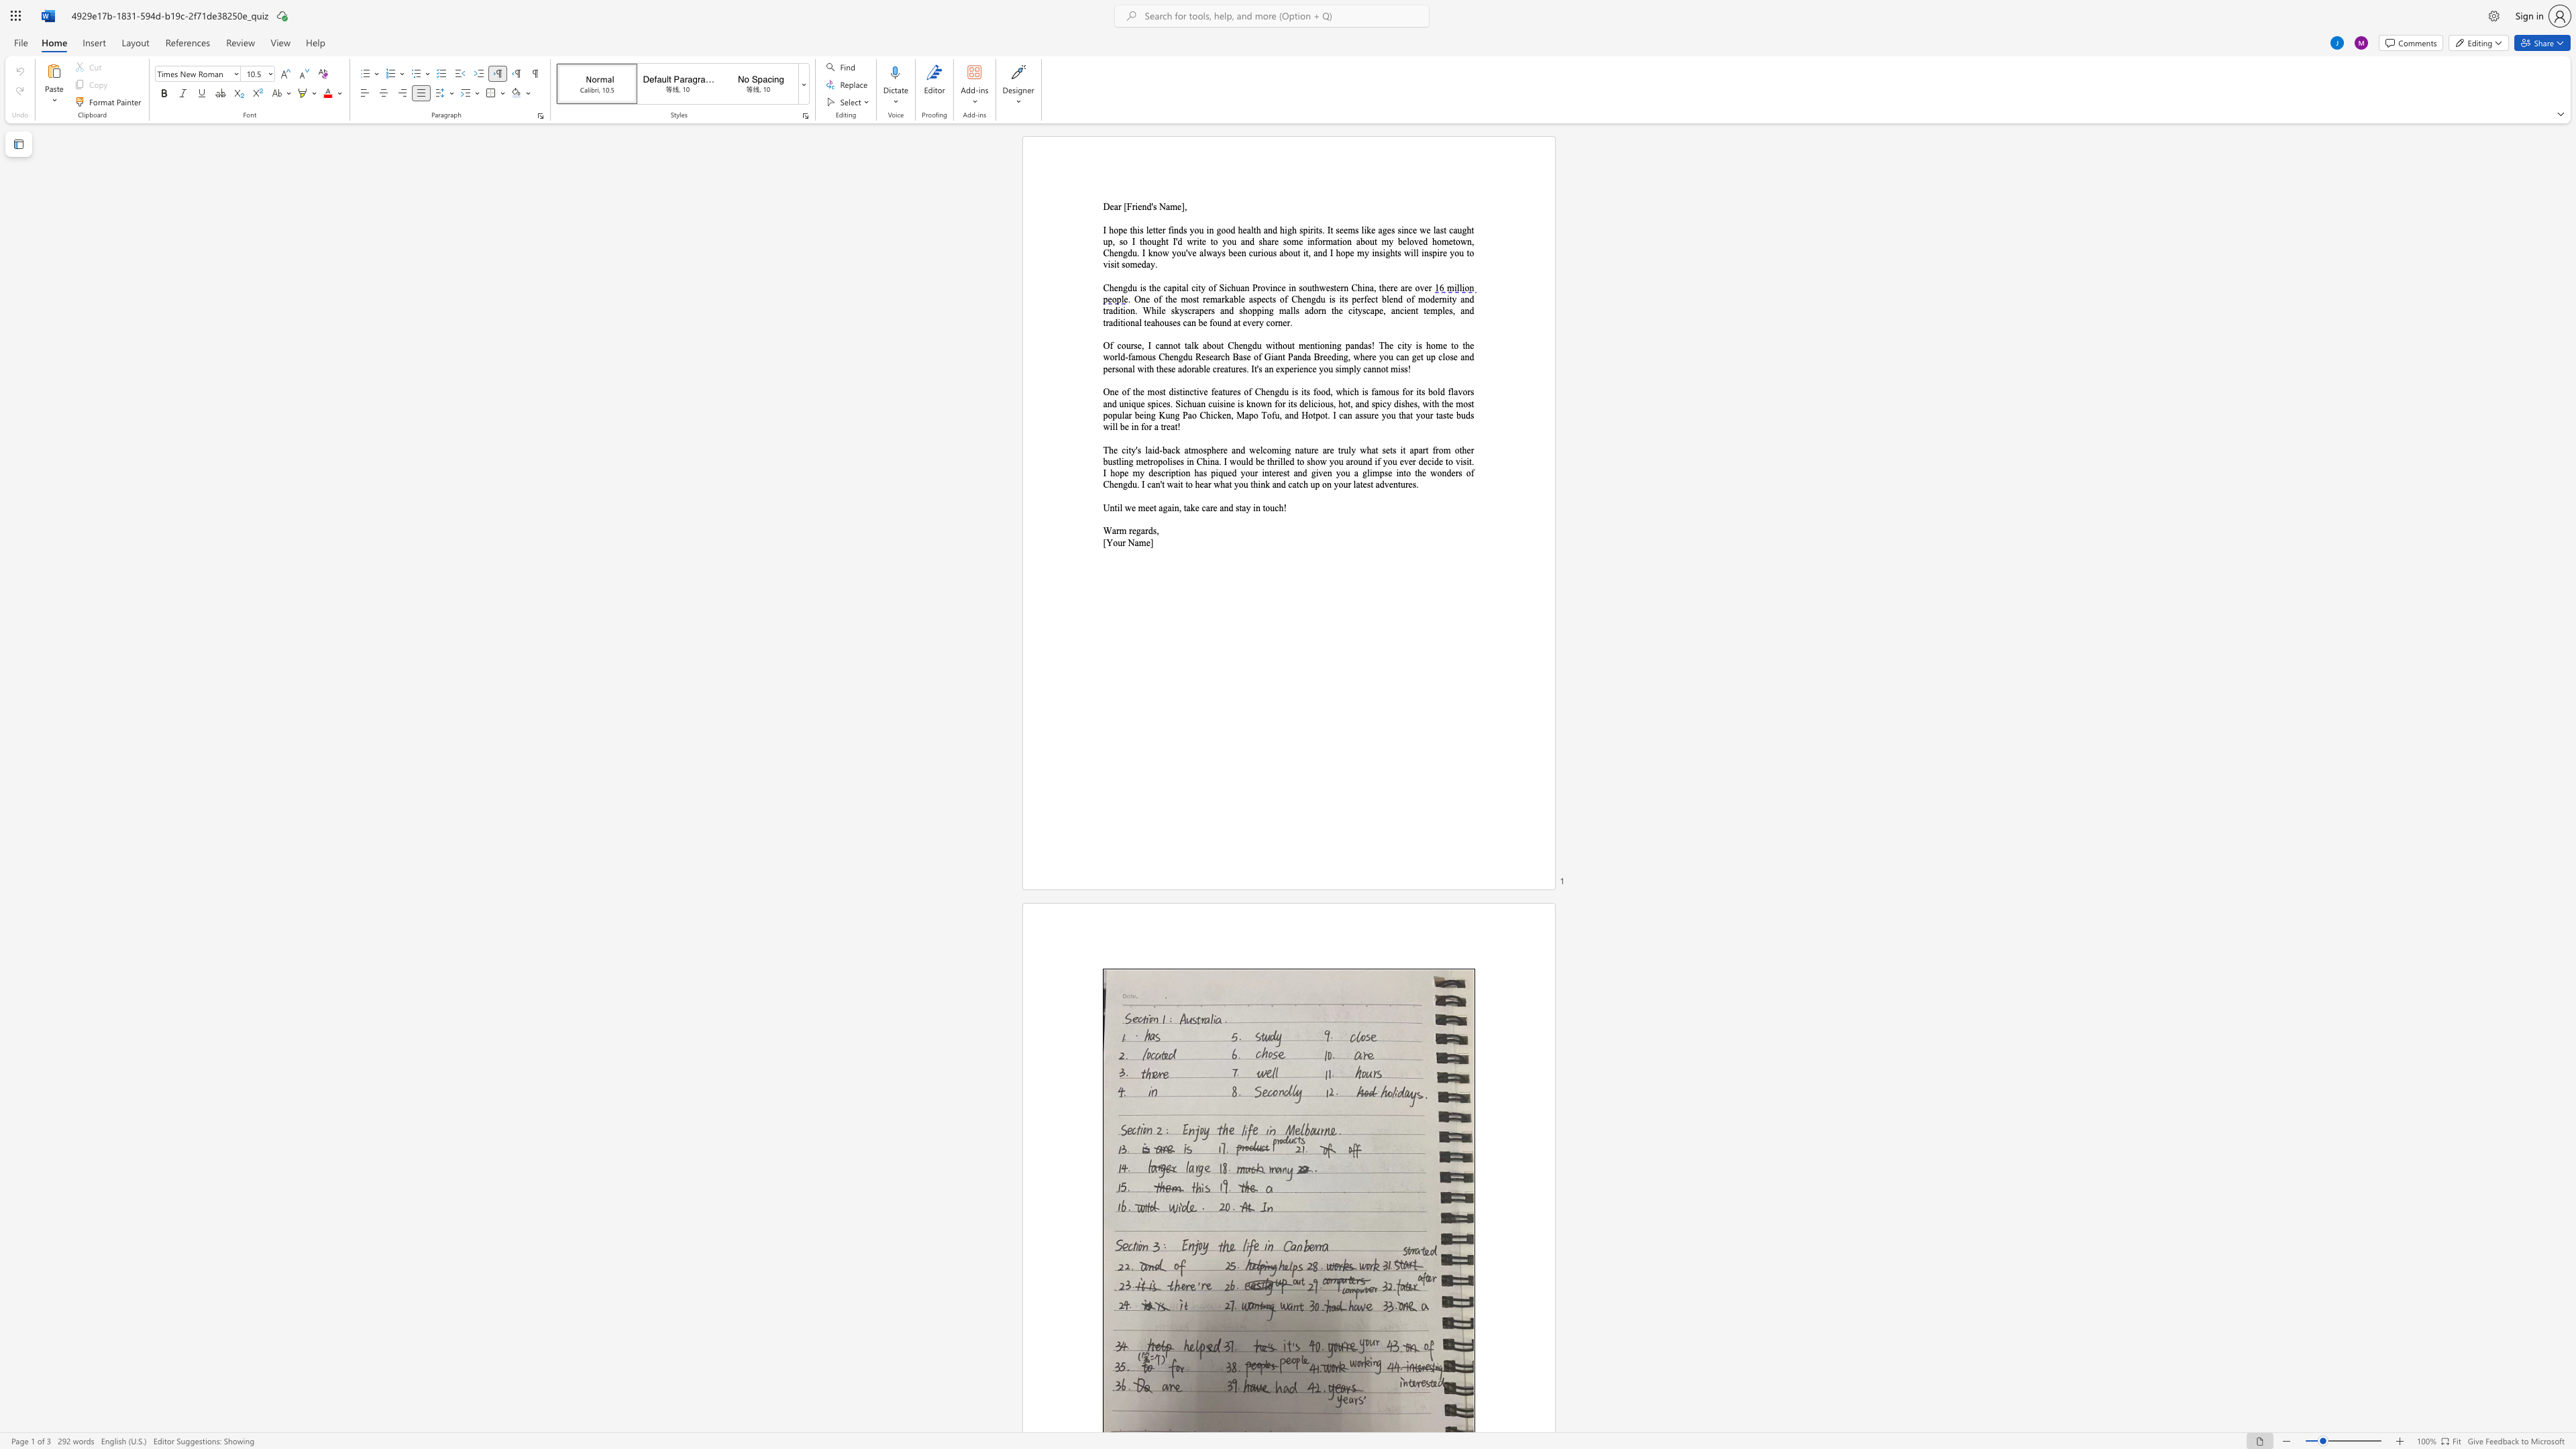 The image size is (2576, 1449). Describe the element at coordinates (1380, 287) in the screenshot. I see `the subset text "here ar" within the text "Chengdu is the capital city of Sichuan Province in southwestern China, there are over"` at that location.